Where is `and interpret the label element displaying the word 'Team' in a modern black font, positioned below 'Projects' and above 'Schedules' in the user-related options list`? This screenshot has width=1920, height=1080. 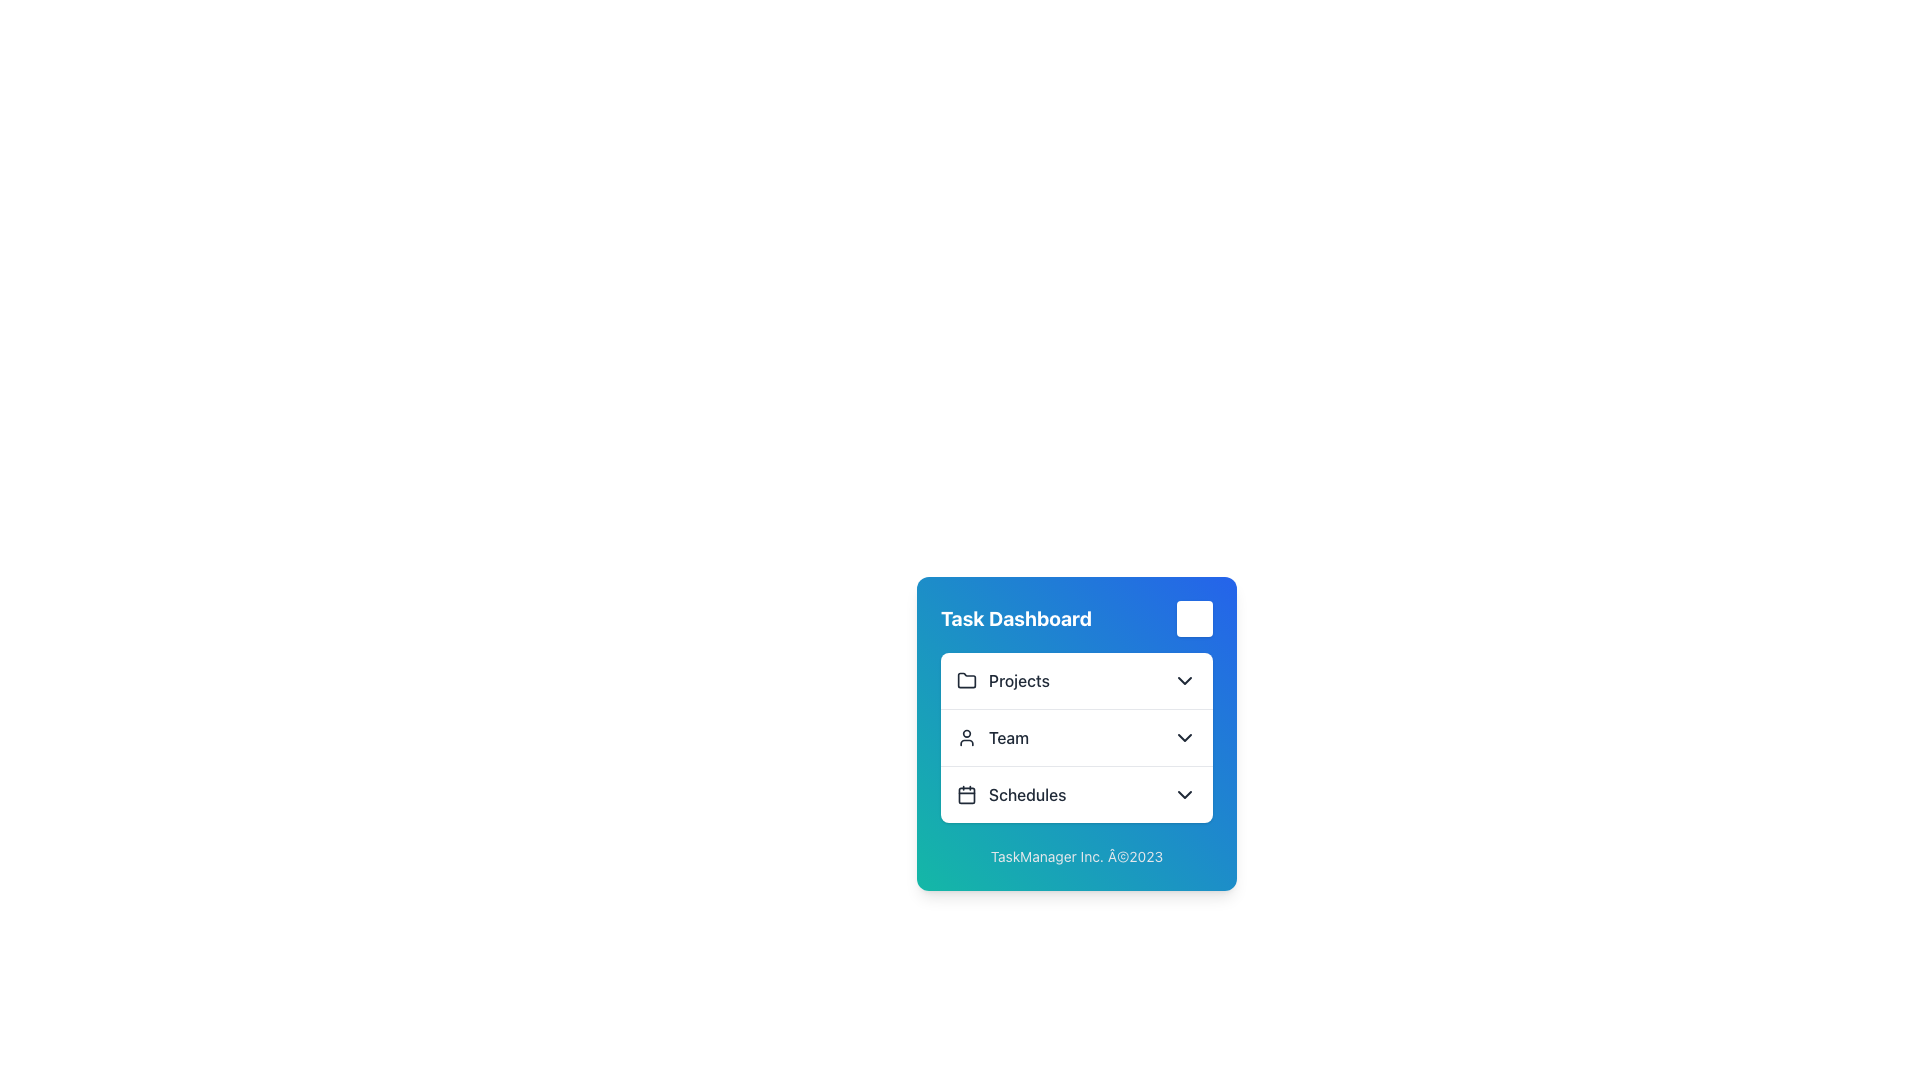 and interpret the label element displaying the word 'Team' in a modern black font, positioned below 'Projects' and above 'Schedules' in the user-related options list is located at coordinates (1008, 737).